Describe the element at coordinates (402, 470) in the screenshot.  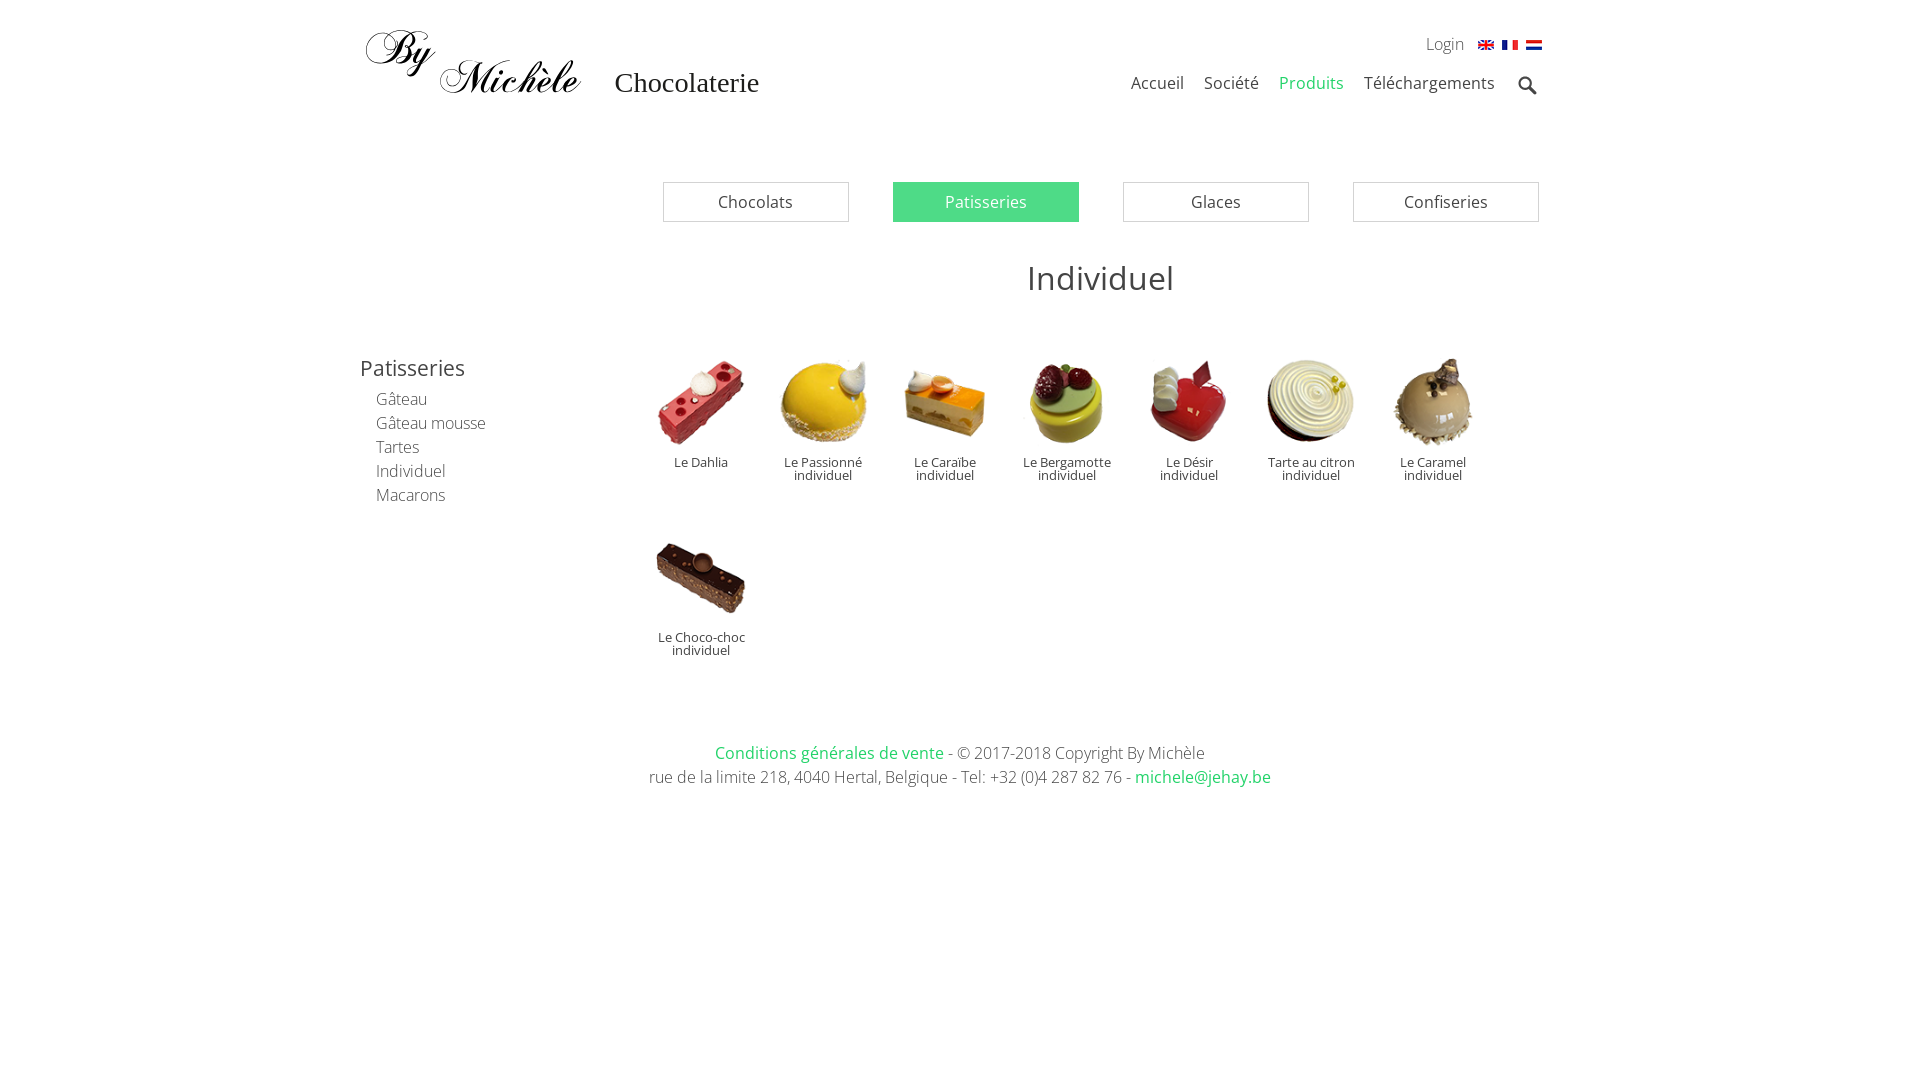
I see `'Individuel'` at that location.